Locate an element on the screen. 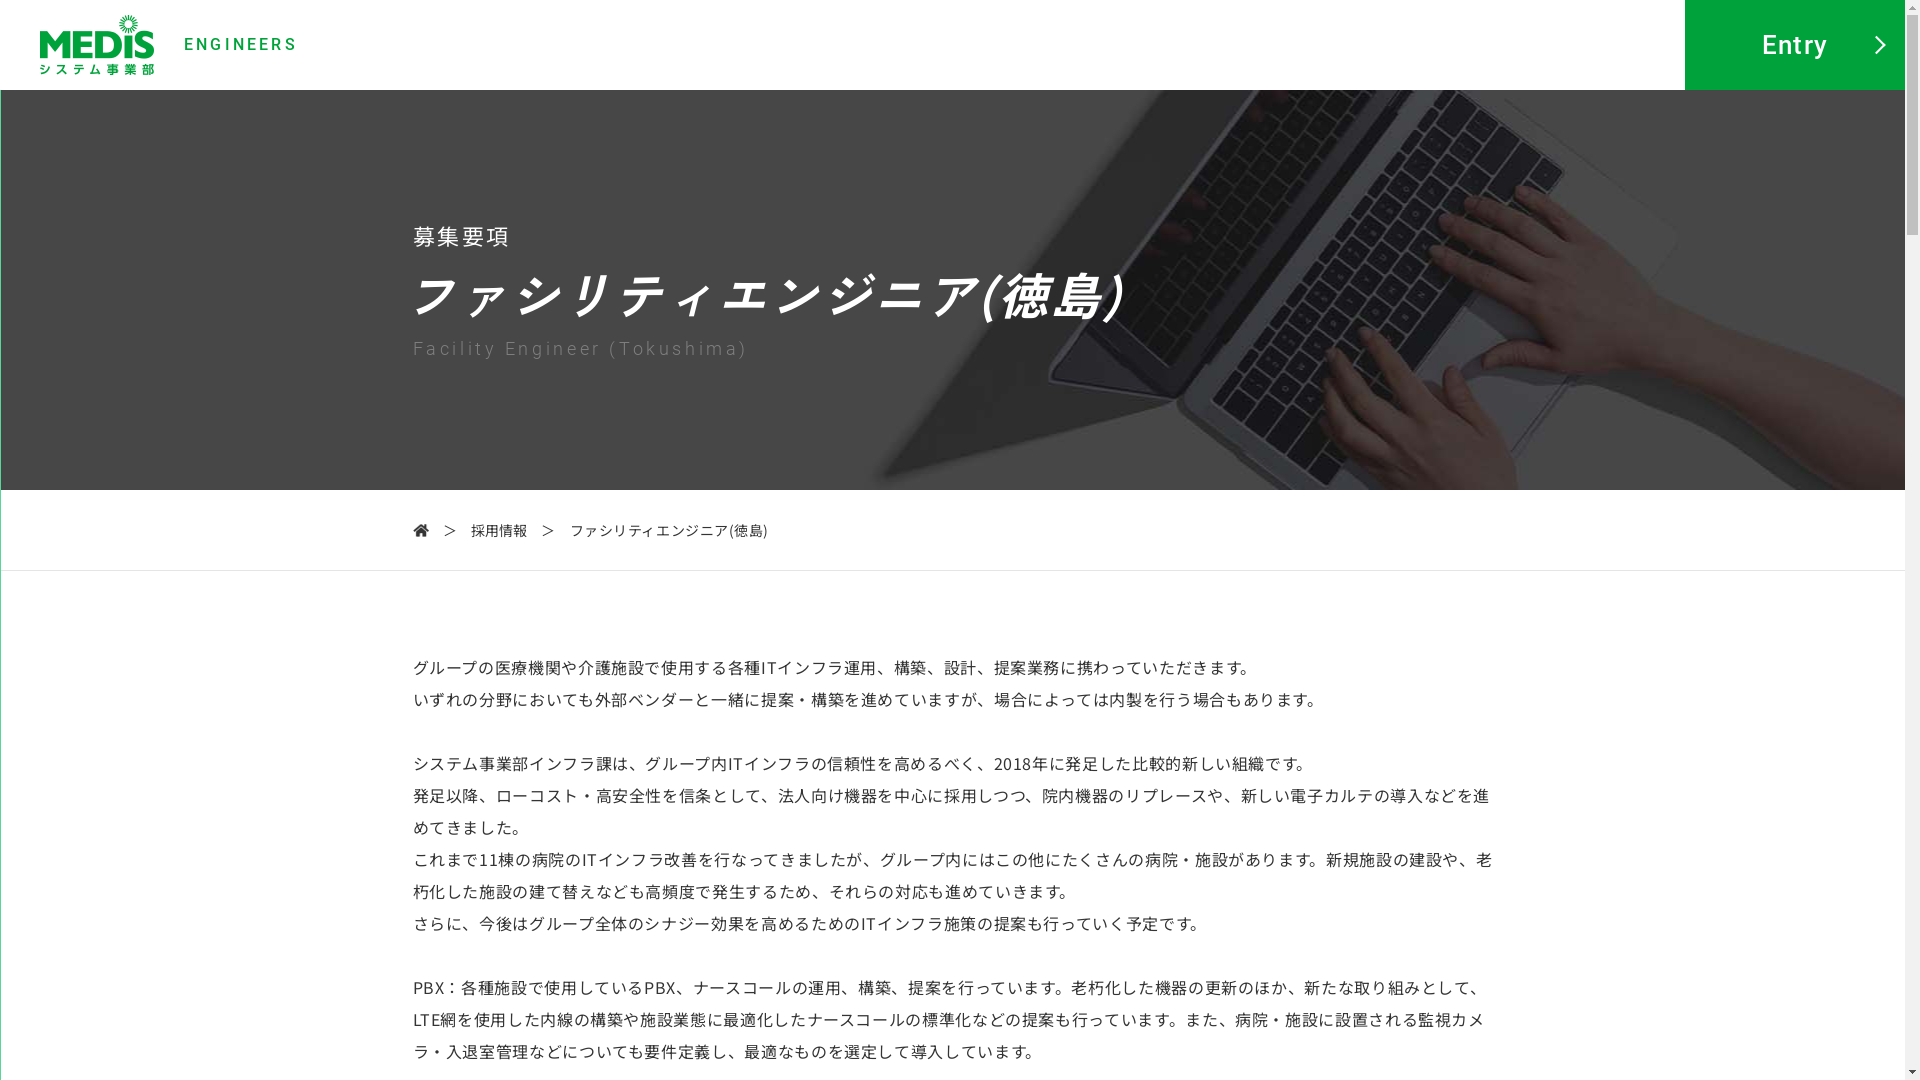  'ENGINEERS' is located at coordinates (168, 45).